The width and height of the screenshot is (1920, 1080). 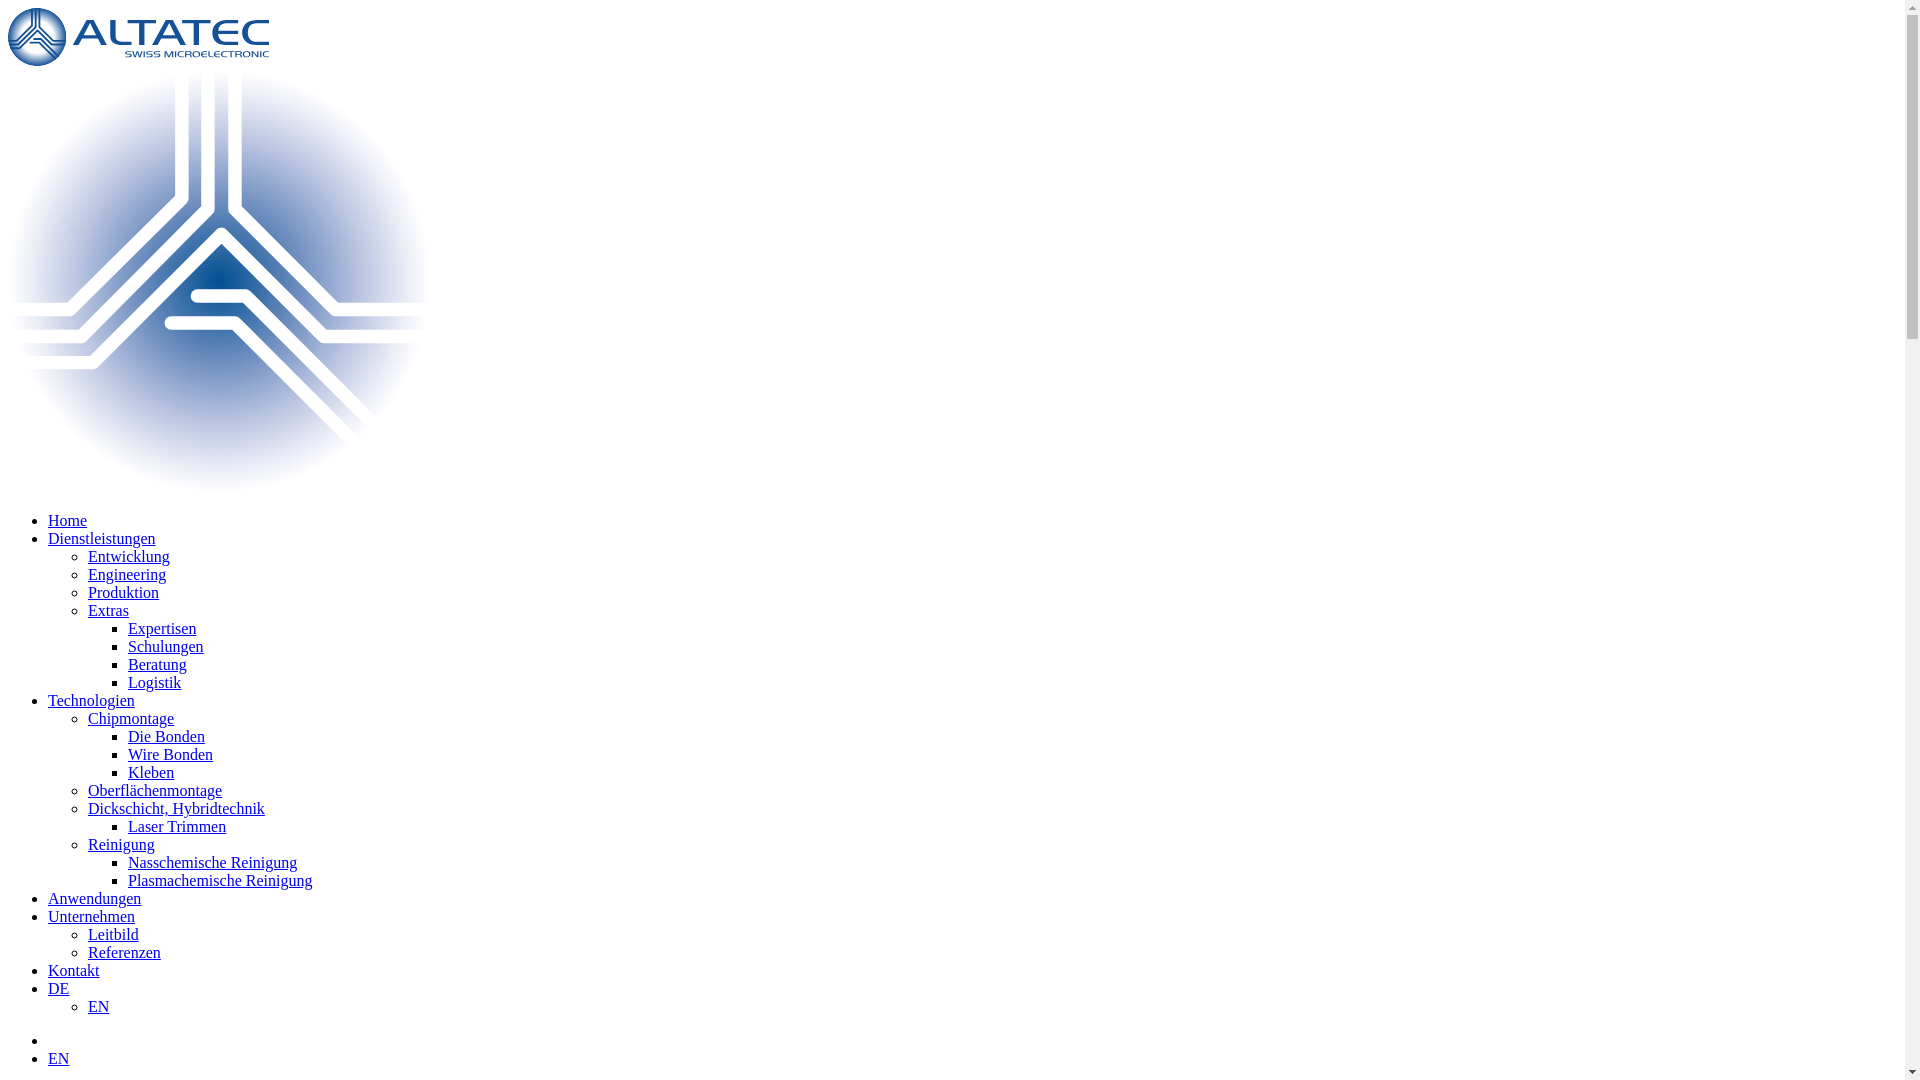 What do you see at coordinates (153, 681) in the screenshot?
I see `'Logistik'` at bounding box center [153, 681].